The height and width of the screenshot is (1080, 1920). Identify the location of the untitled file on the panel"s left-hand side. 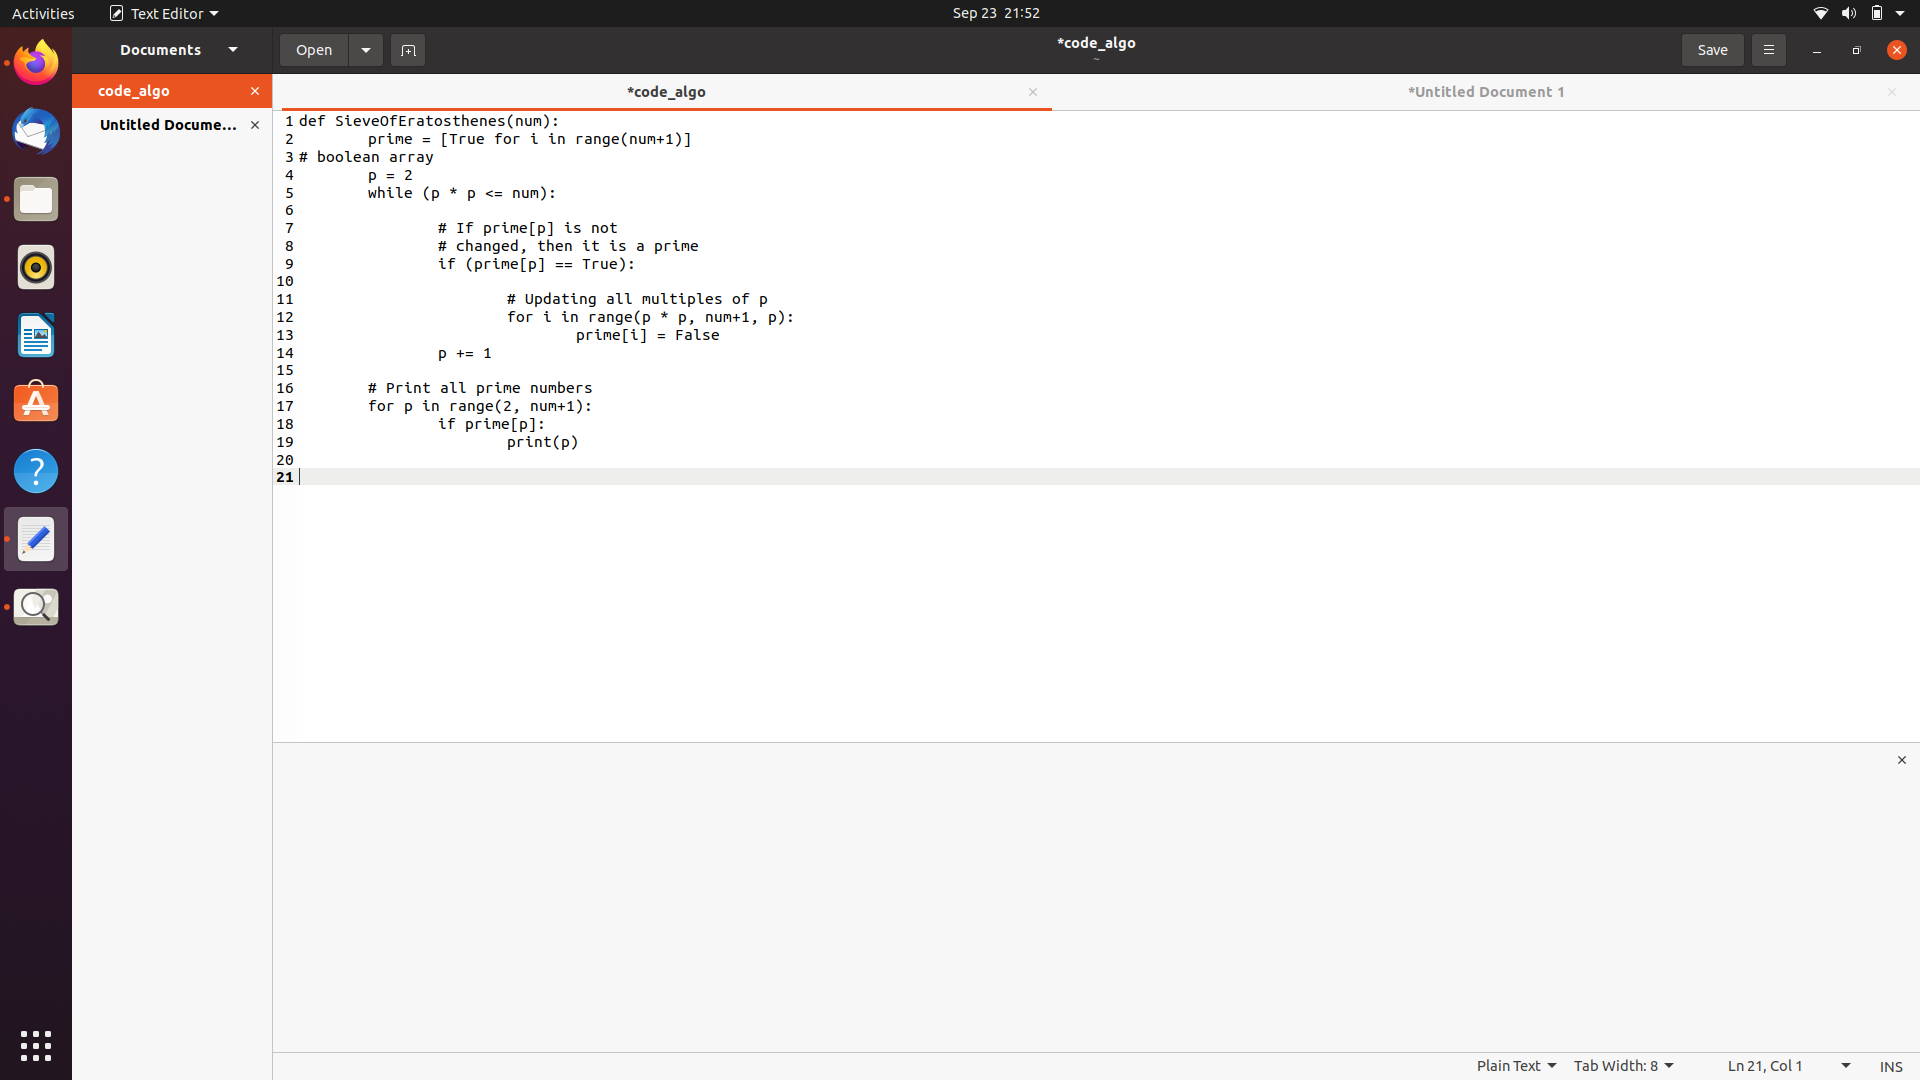
(157, 124).